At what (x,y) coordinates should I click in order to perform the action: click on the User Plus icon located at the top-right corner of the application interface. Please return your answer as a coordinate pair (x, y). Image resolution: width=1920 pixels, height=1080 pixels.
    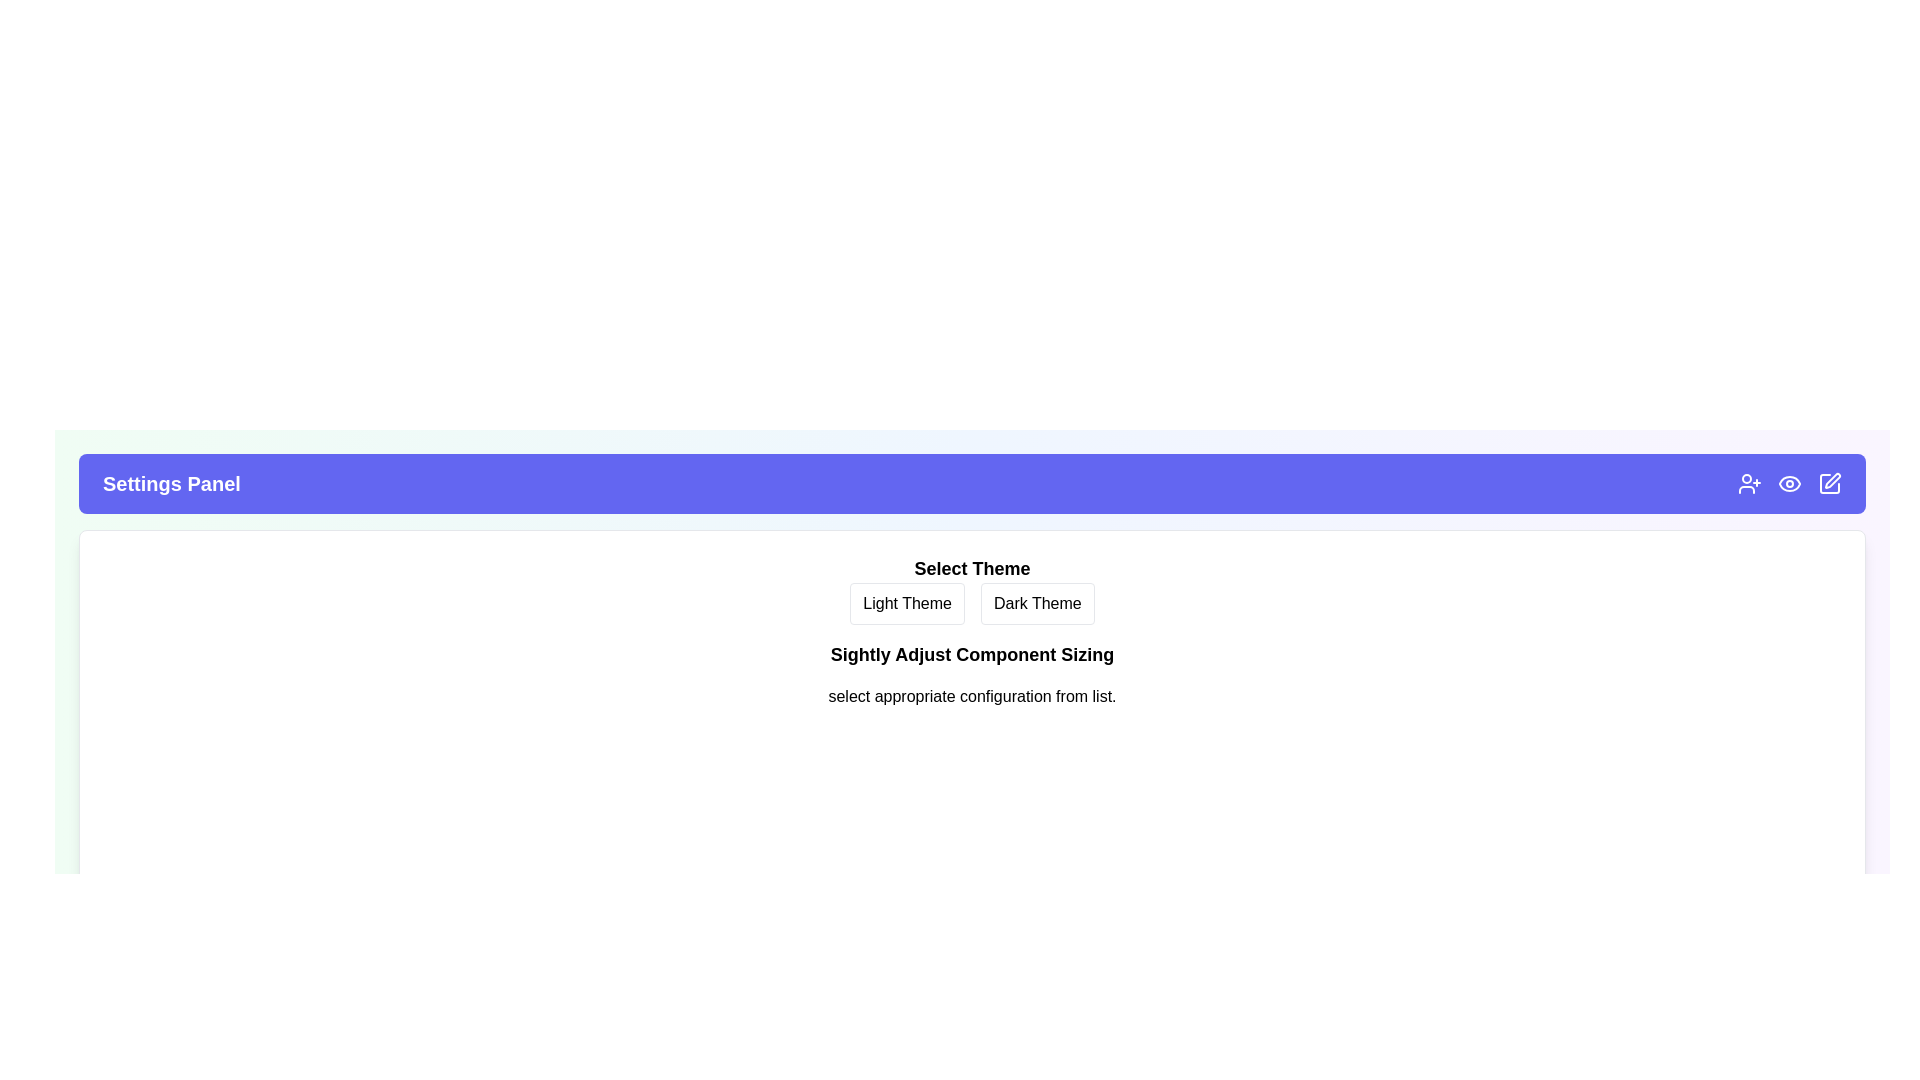
    Looking at the image, I should click on (1749, 483).